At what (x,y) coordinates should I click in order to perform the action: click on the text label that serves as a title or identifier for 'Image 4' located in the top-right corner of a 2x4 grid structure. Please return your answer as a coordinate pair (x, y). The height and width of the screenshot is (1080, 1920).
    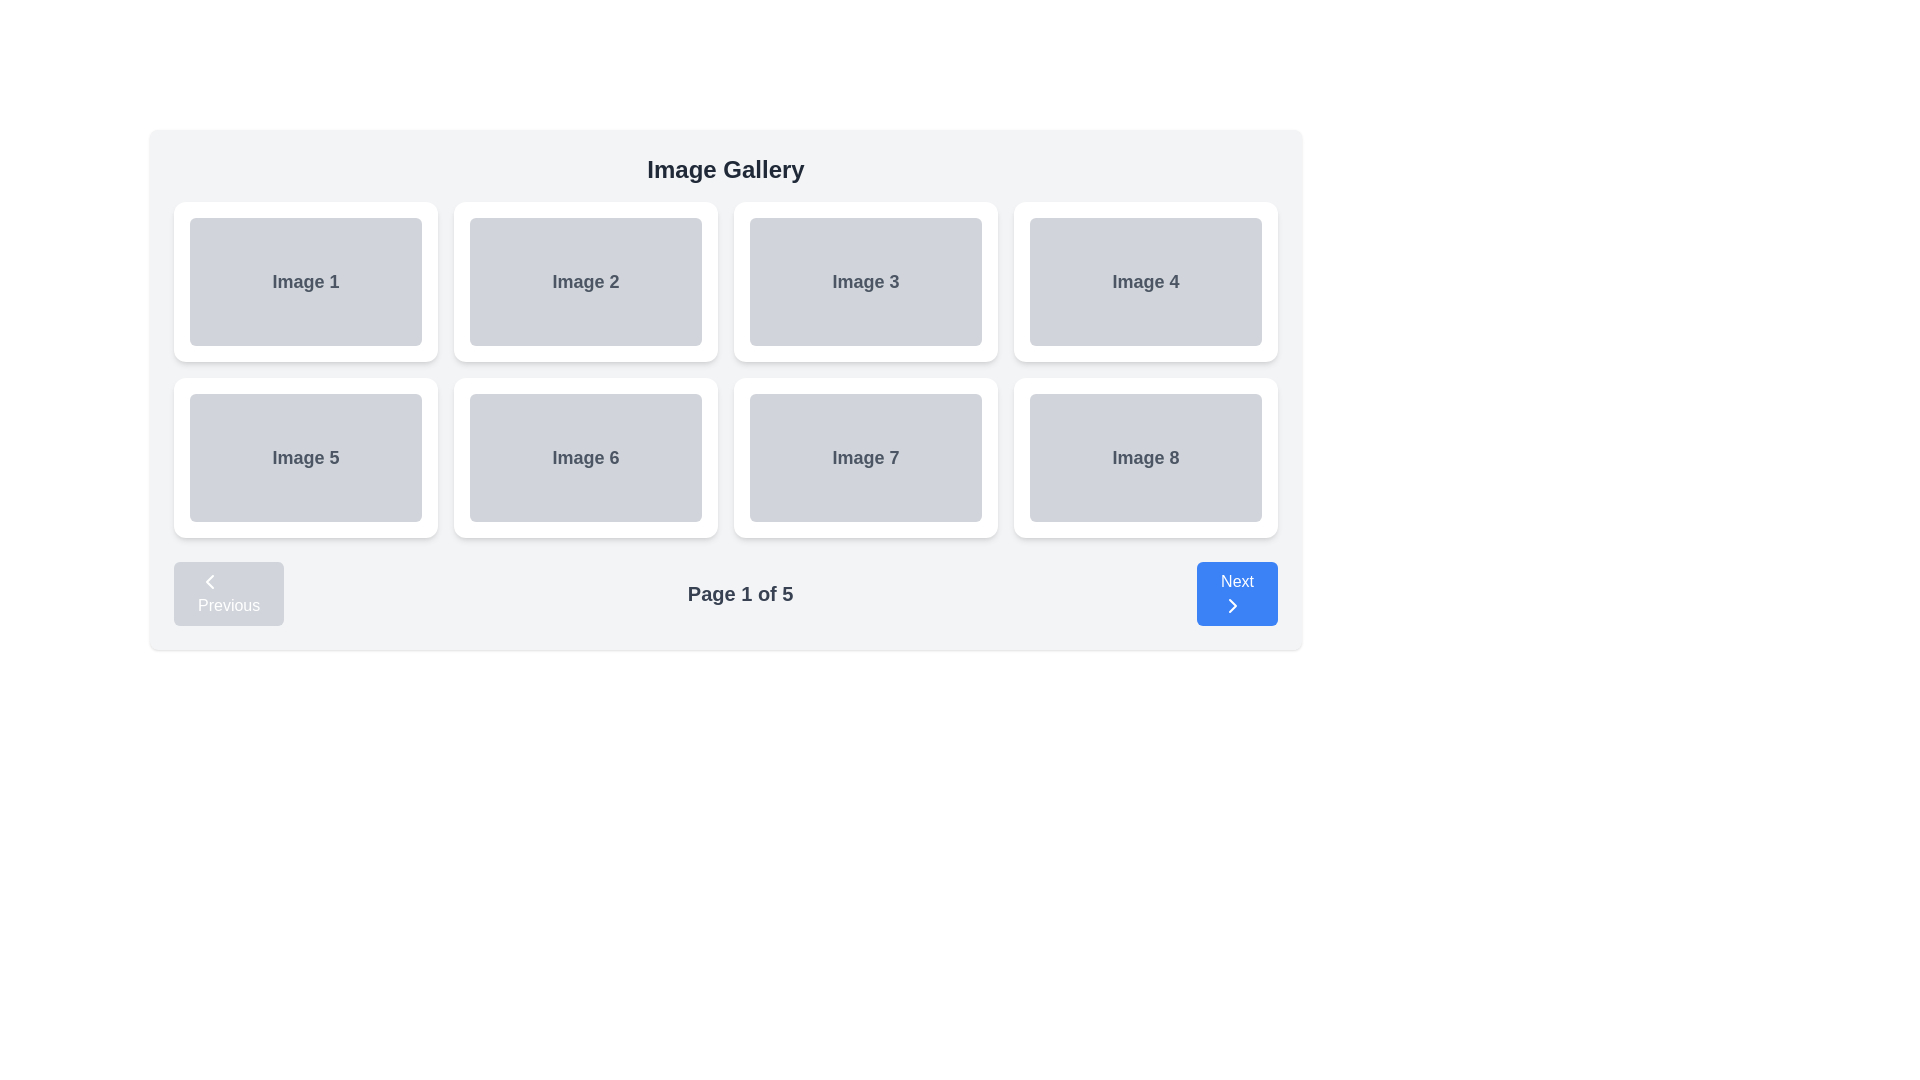
    Looking at the image, I should click on (1146, 281).